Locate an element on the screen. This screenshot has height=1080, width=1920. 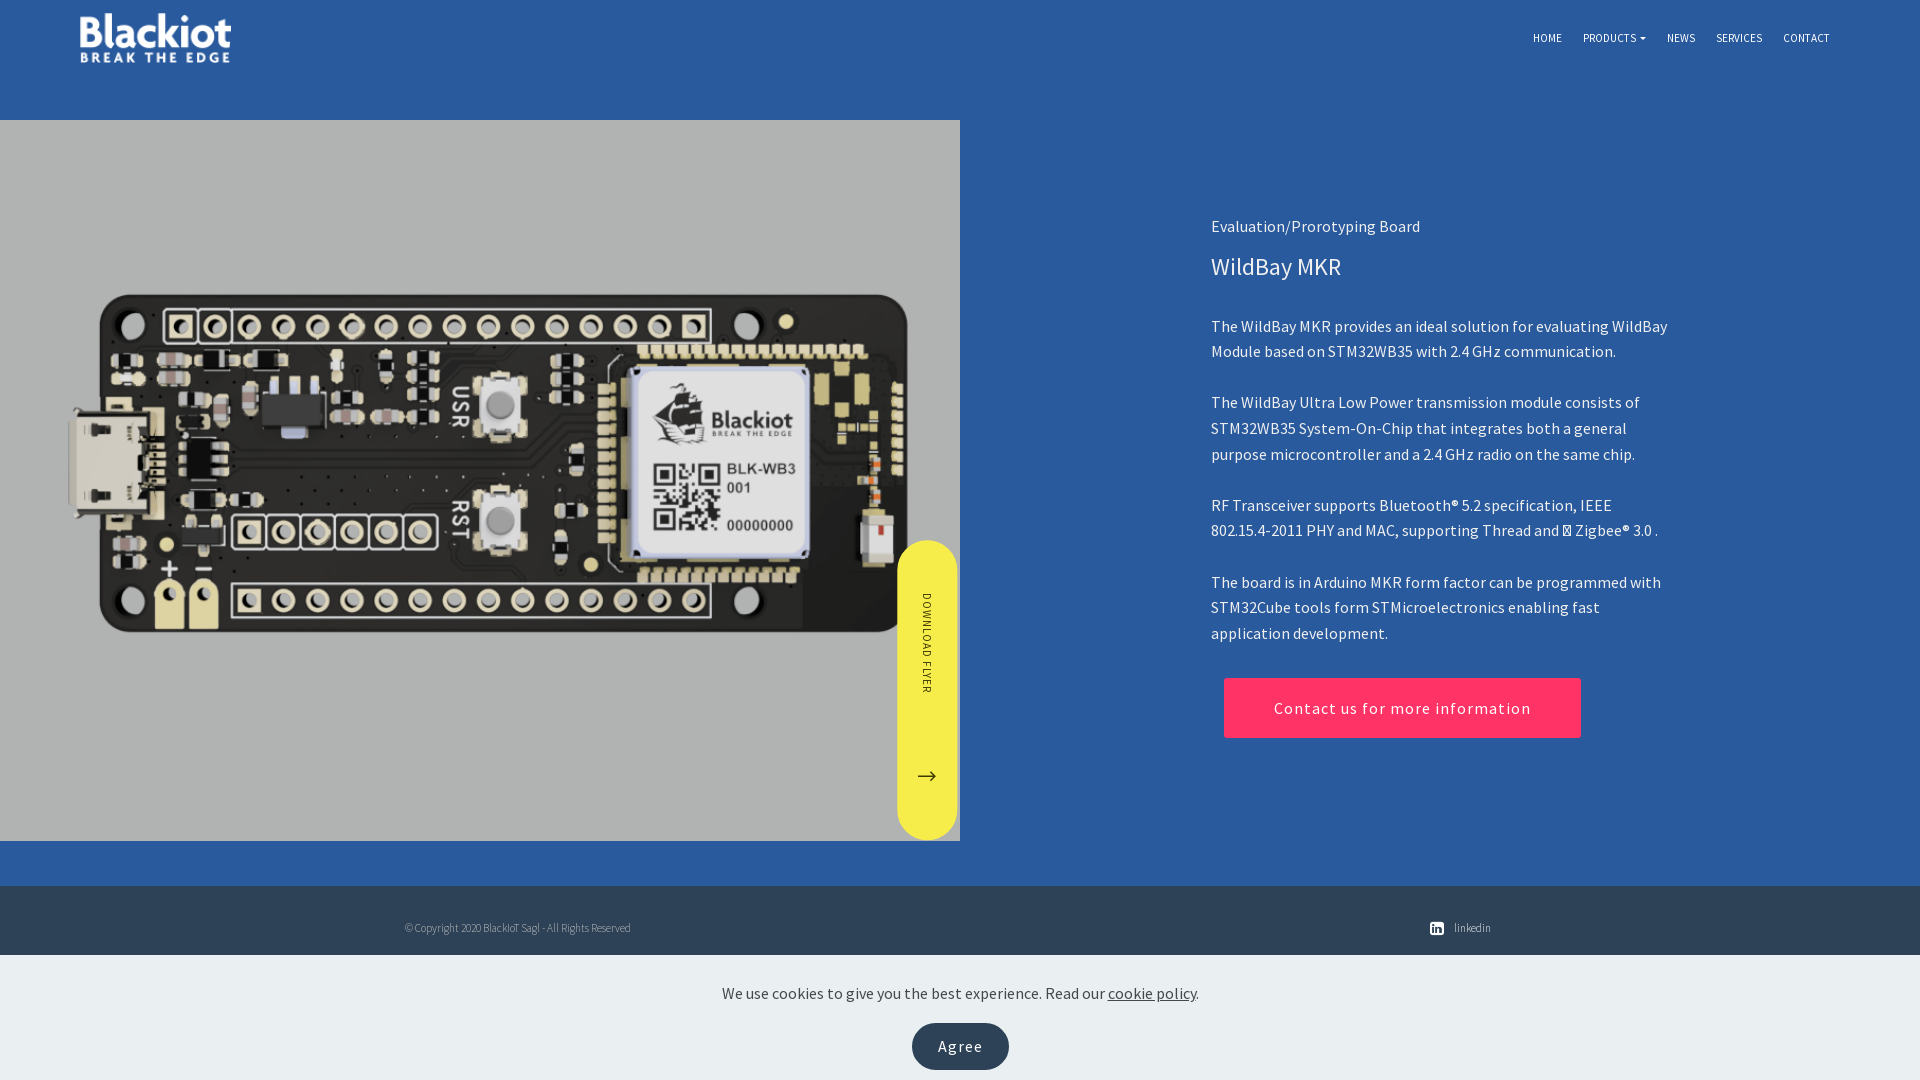
'linkedin' is located at coordinates (1472, 928).